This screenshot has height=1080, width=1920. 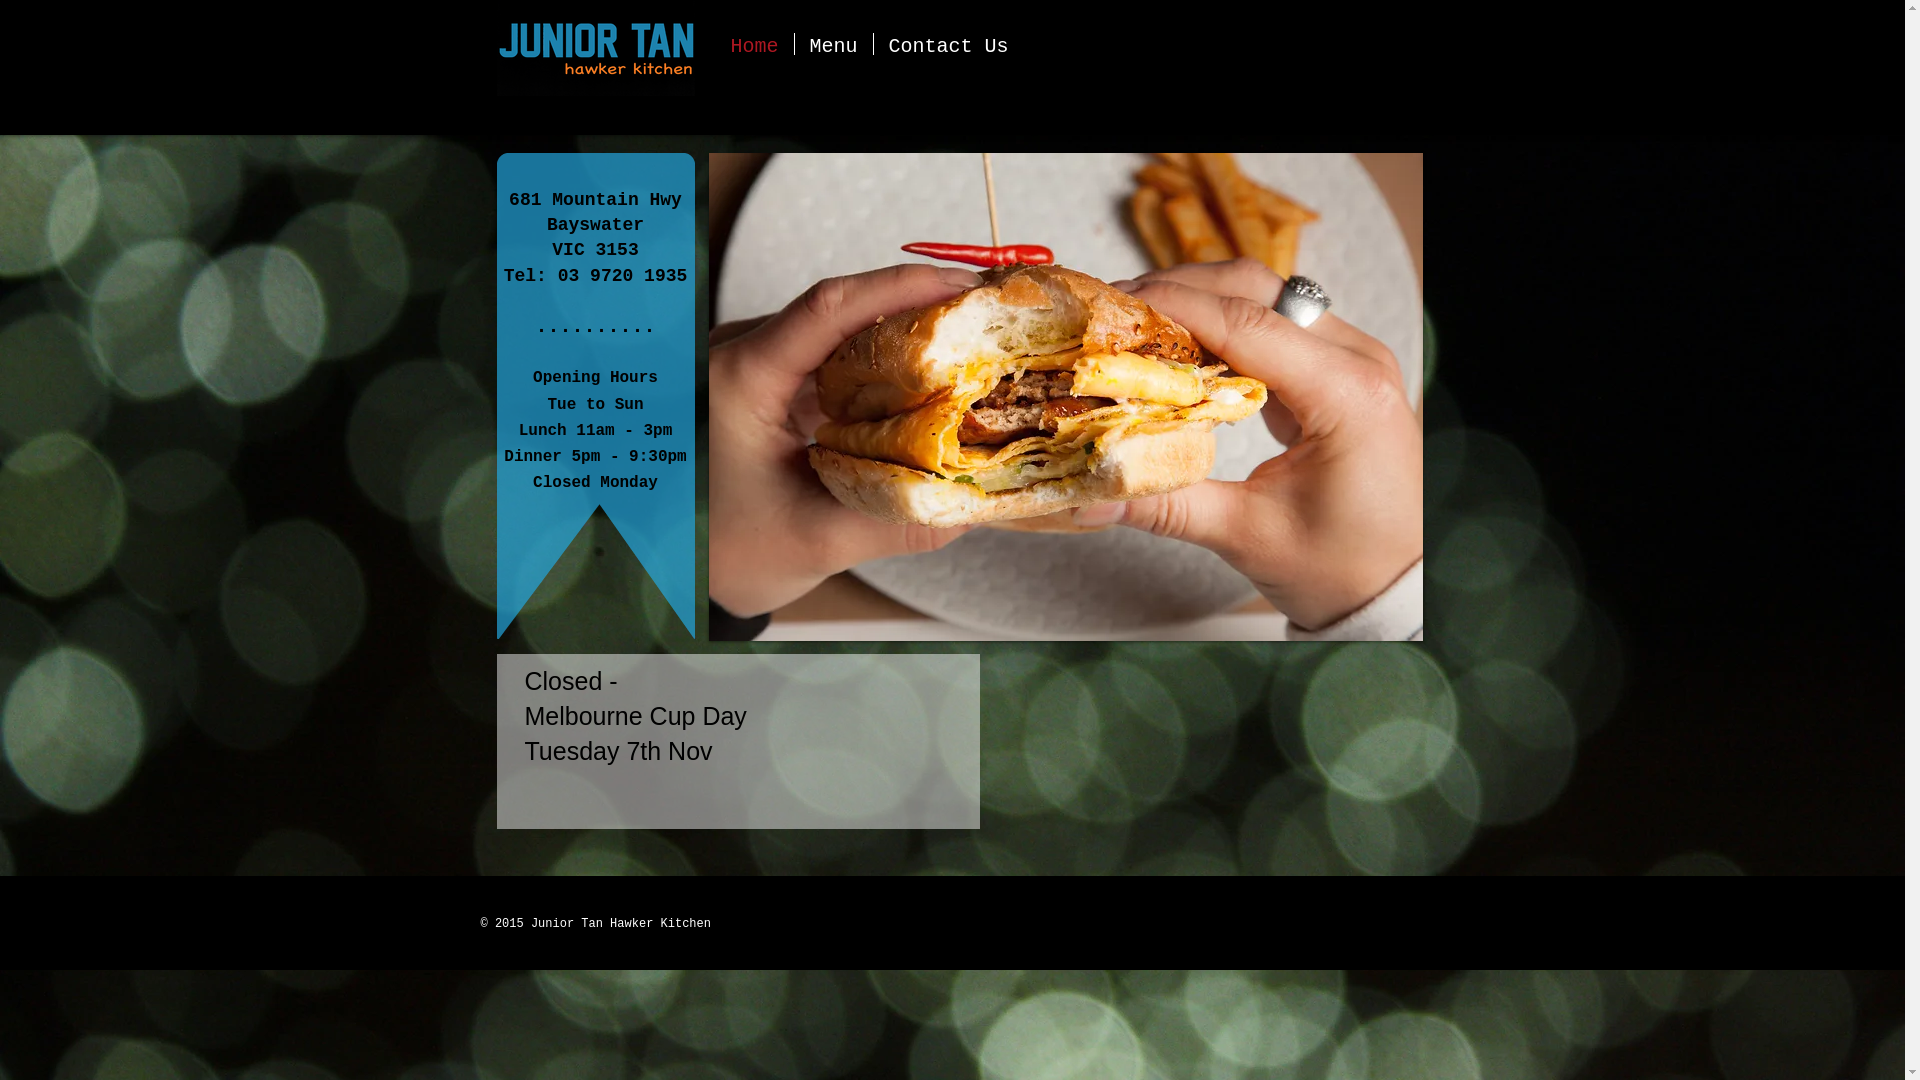 I want to click on 'Menu', so click(x=833, y=43).